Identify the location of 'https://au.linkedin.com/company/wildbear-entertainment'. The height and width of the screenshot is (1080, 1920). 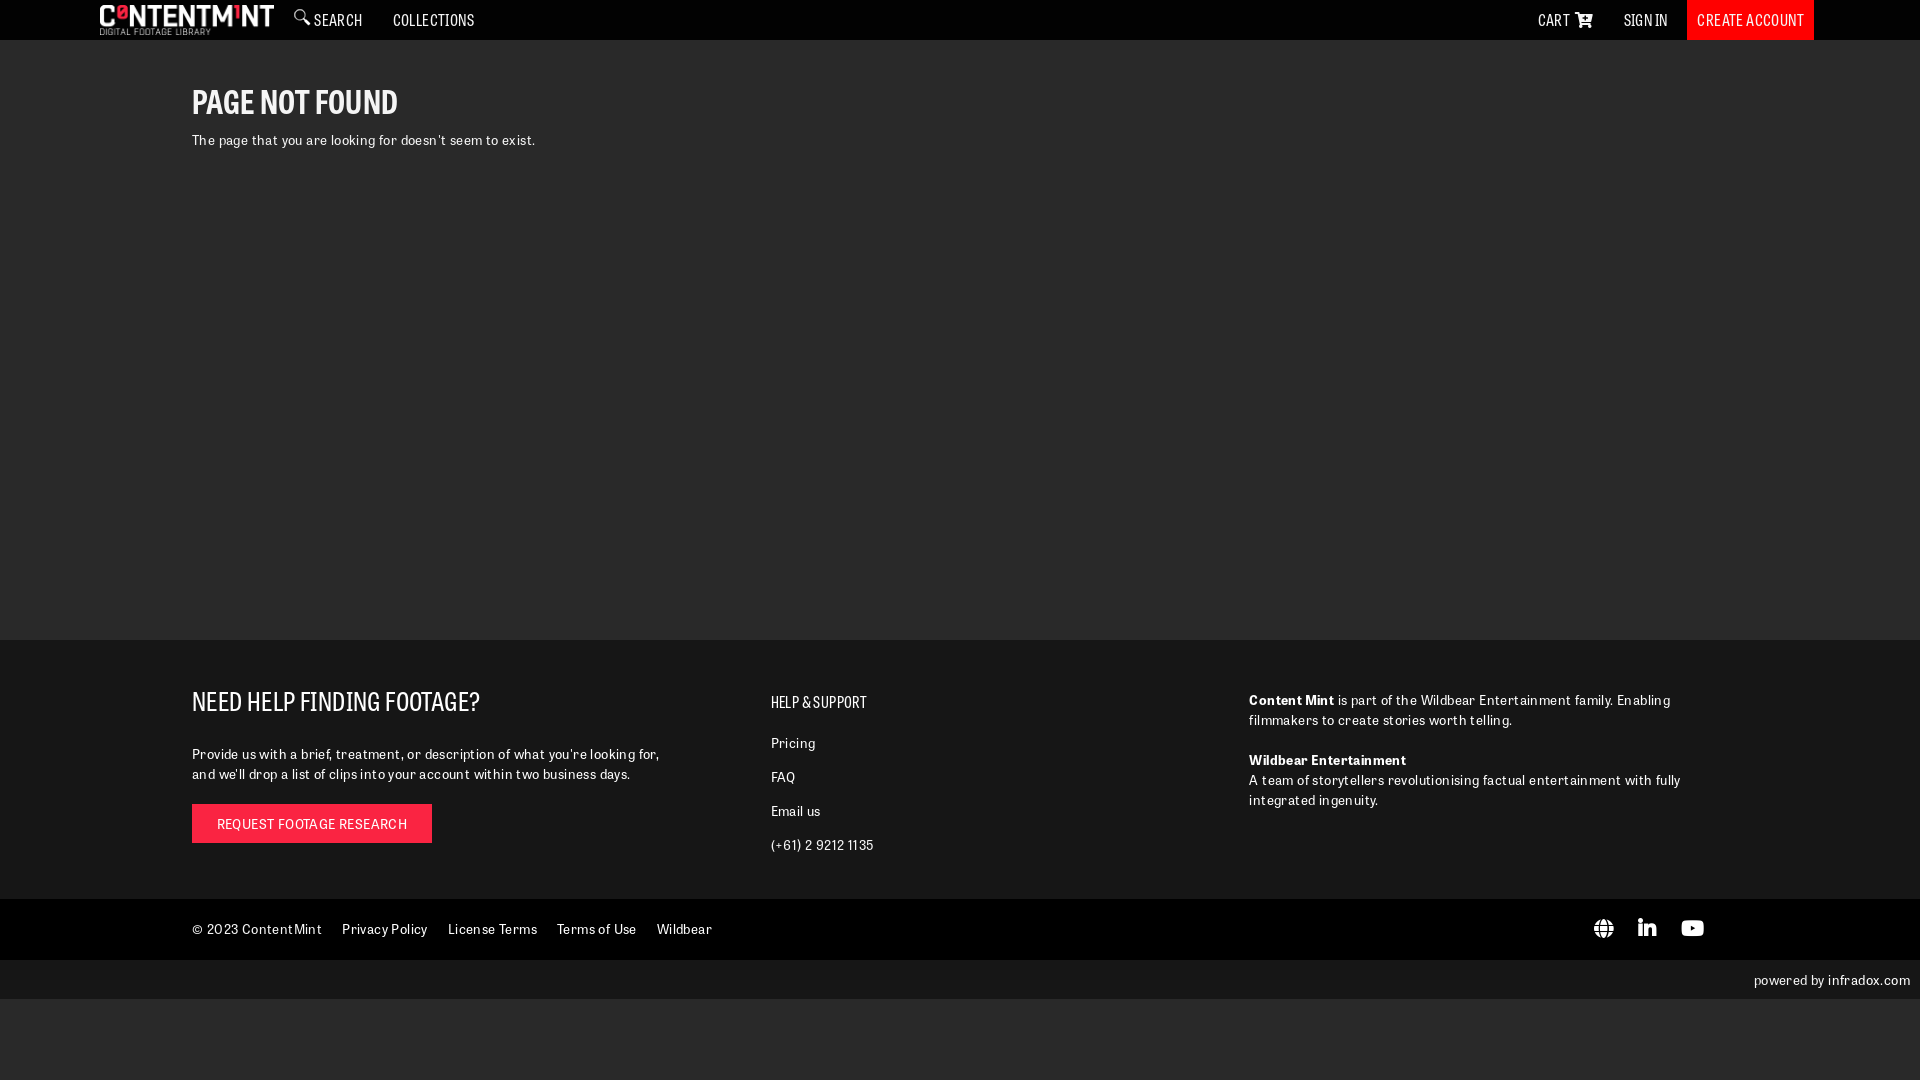
(1649, 930).